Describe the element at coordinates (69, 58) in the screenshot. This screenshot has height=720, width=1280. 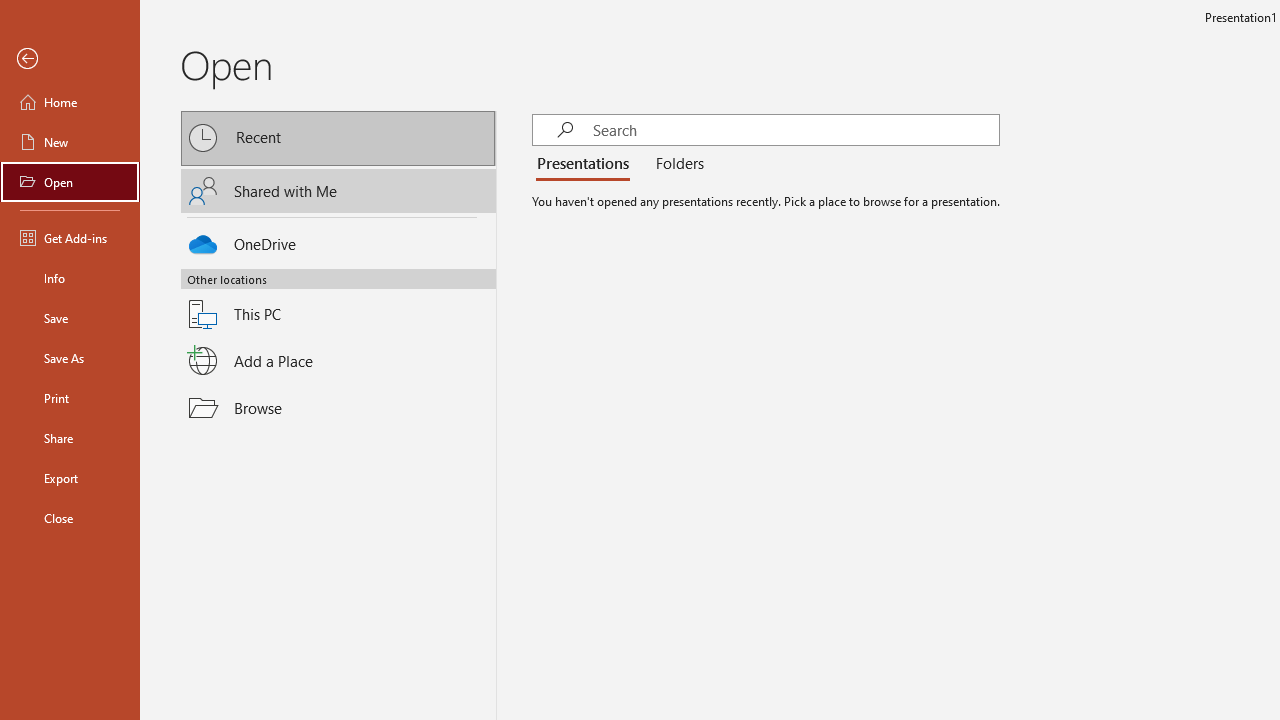
I see `'Back'` at that location.